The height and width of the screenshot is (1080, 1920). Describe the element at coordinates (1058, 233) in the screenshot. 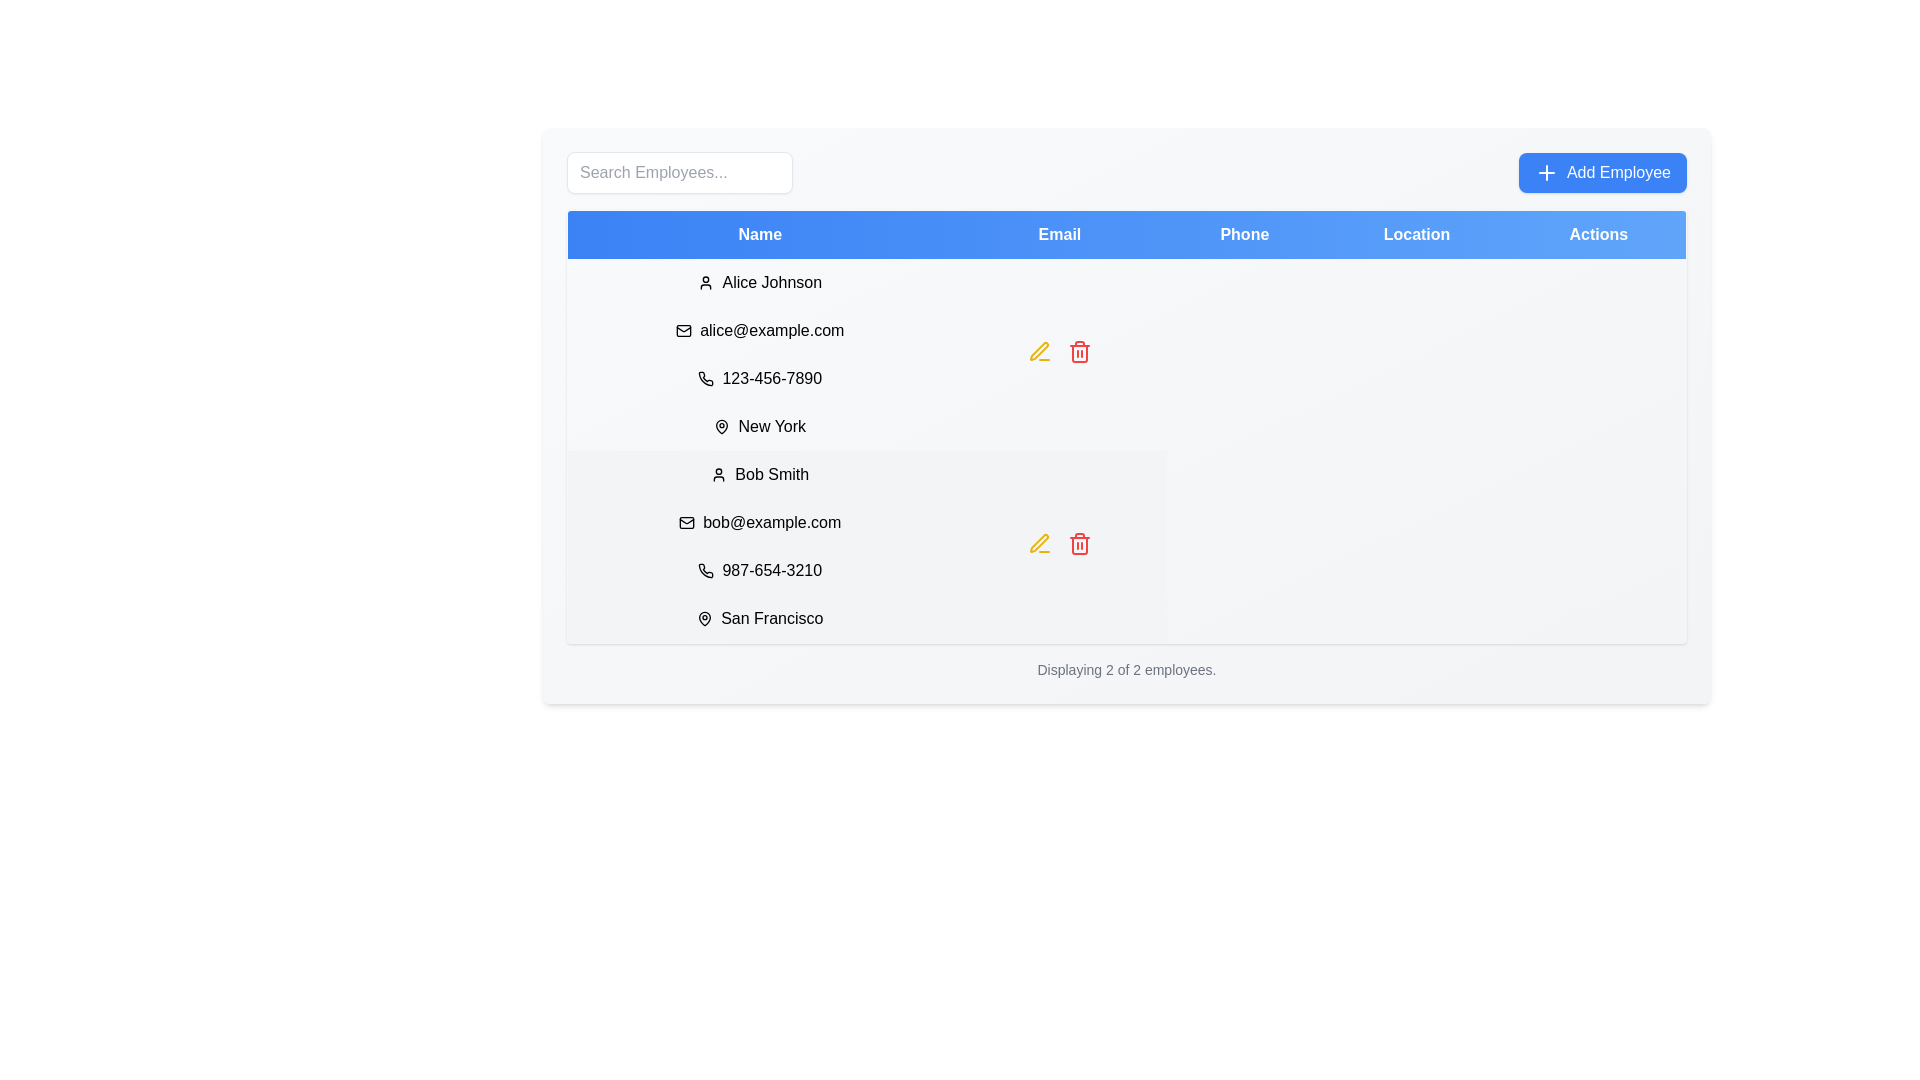

I see `the Label element with a blue background containing the text 'Email' in bold, located in the second column of the header row` at that location.